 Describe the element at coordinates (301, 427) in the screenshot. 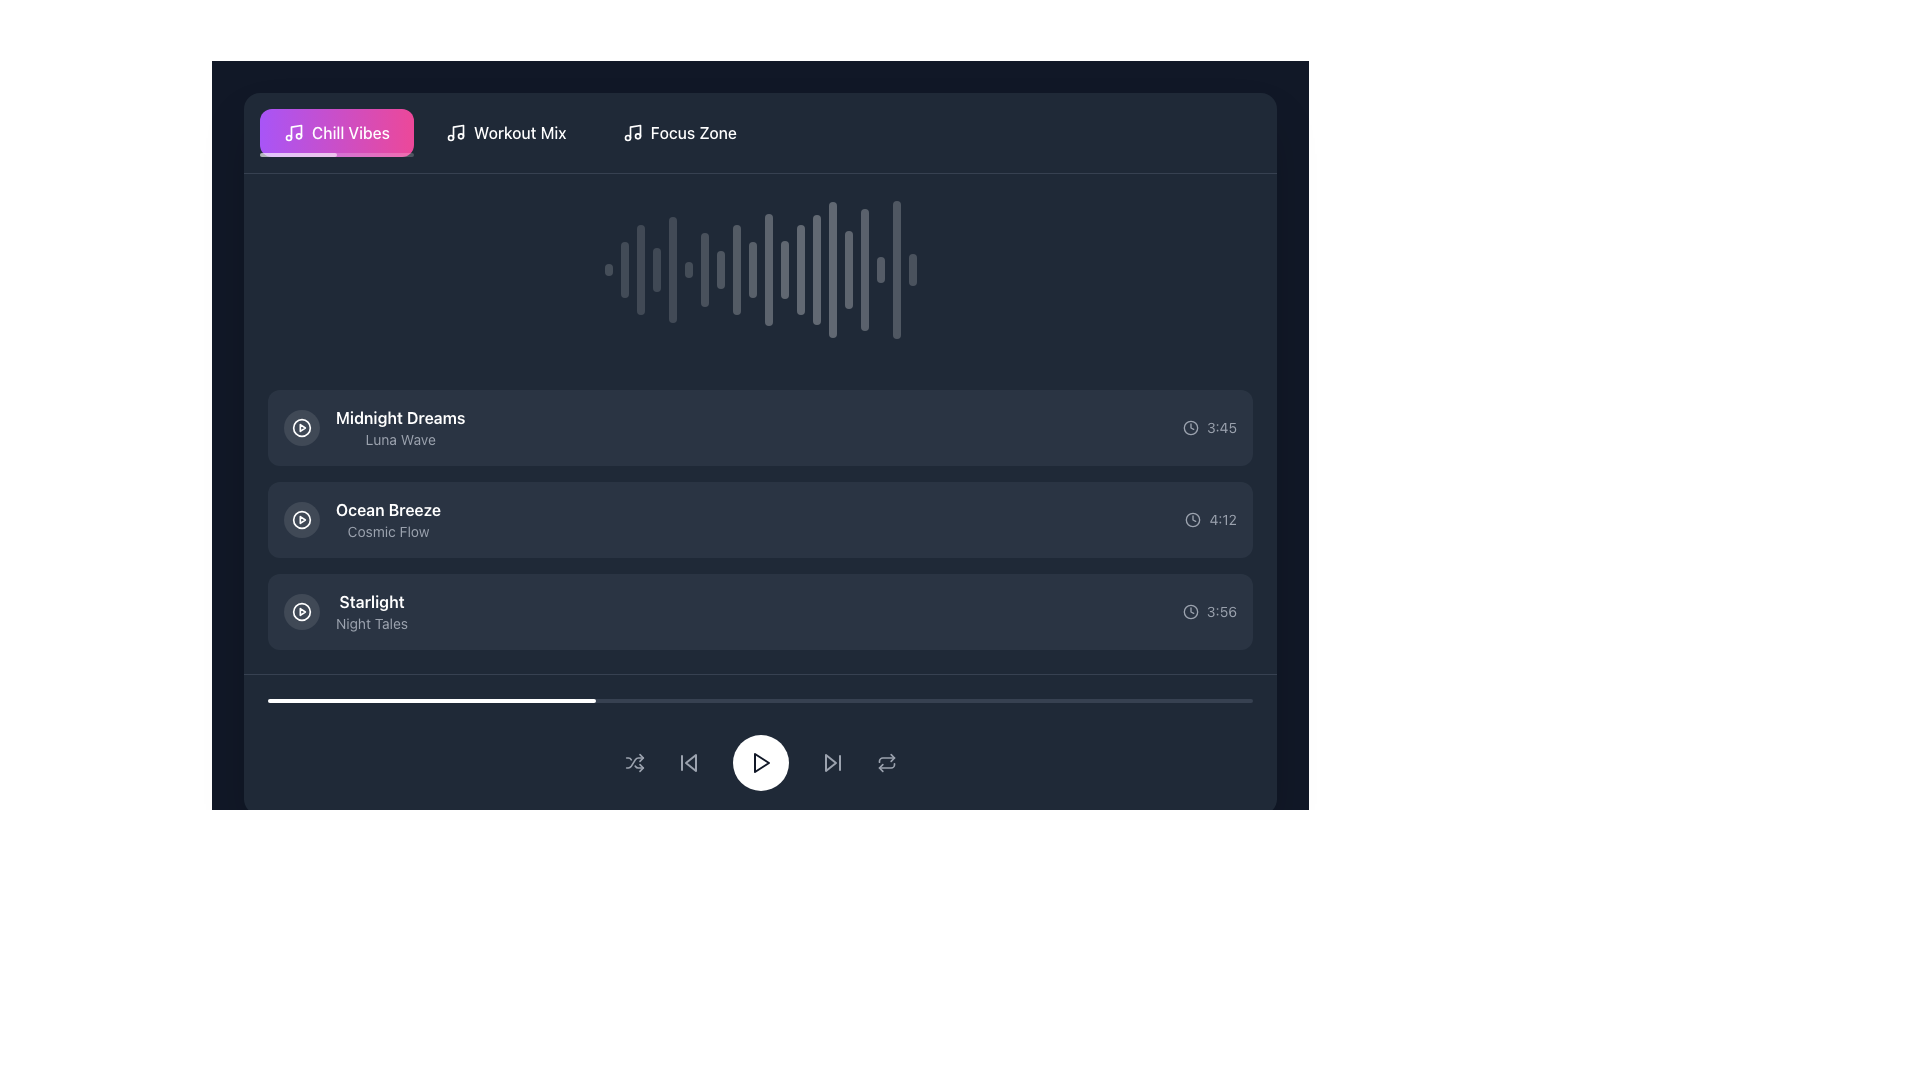

I see `the circular component within the play button icon located to the left of the first song in the 'Midnight Dreams' list by 'Luna Wave'` at that location.